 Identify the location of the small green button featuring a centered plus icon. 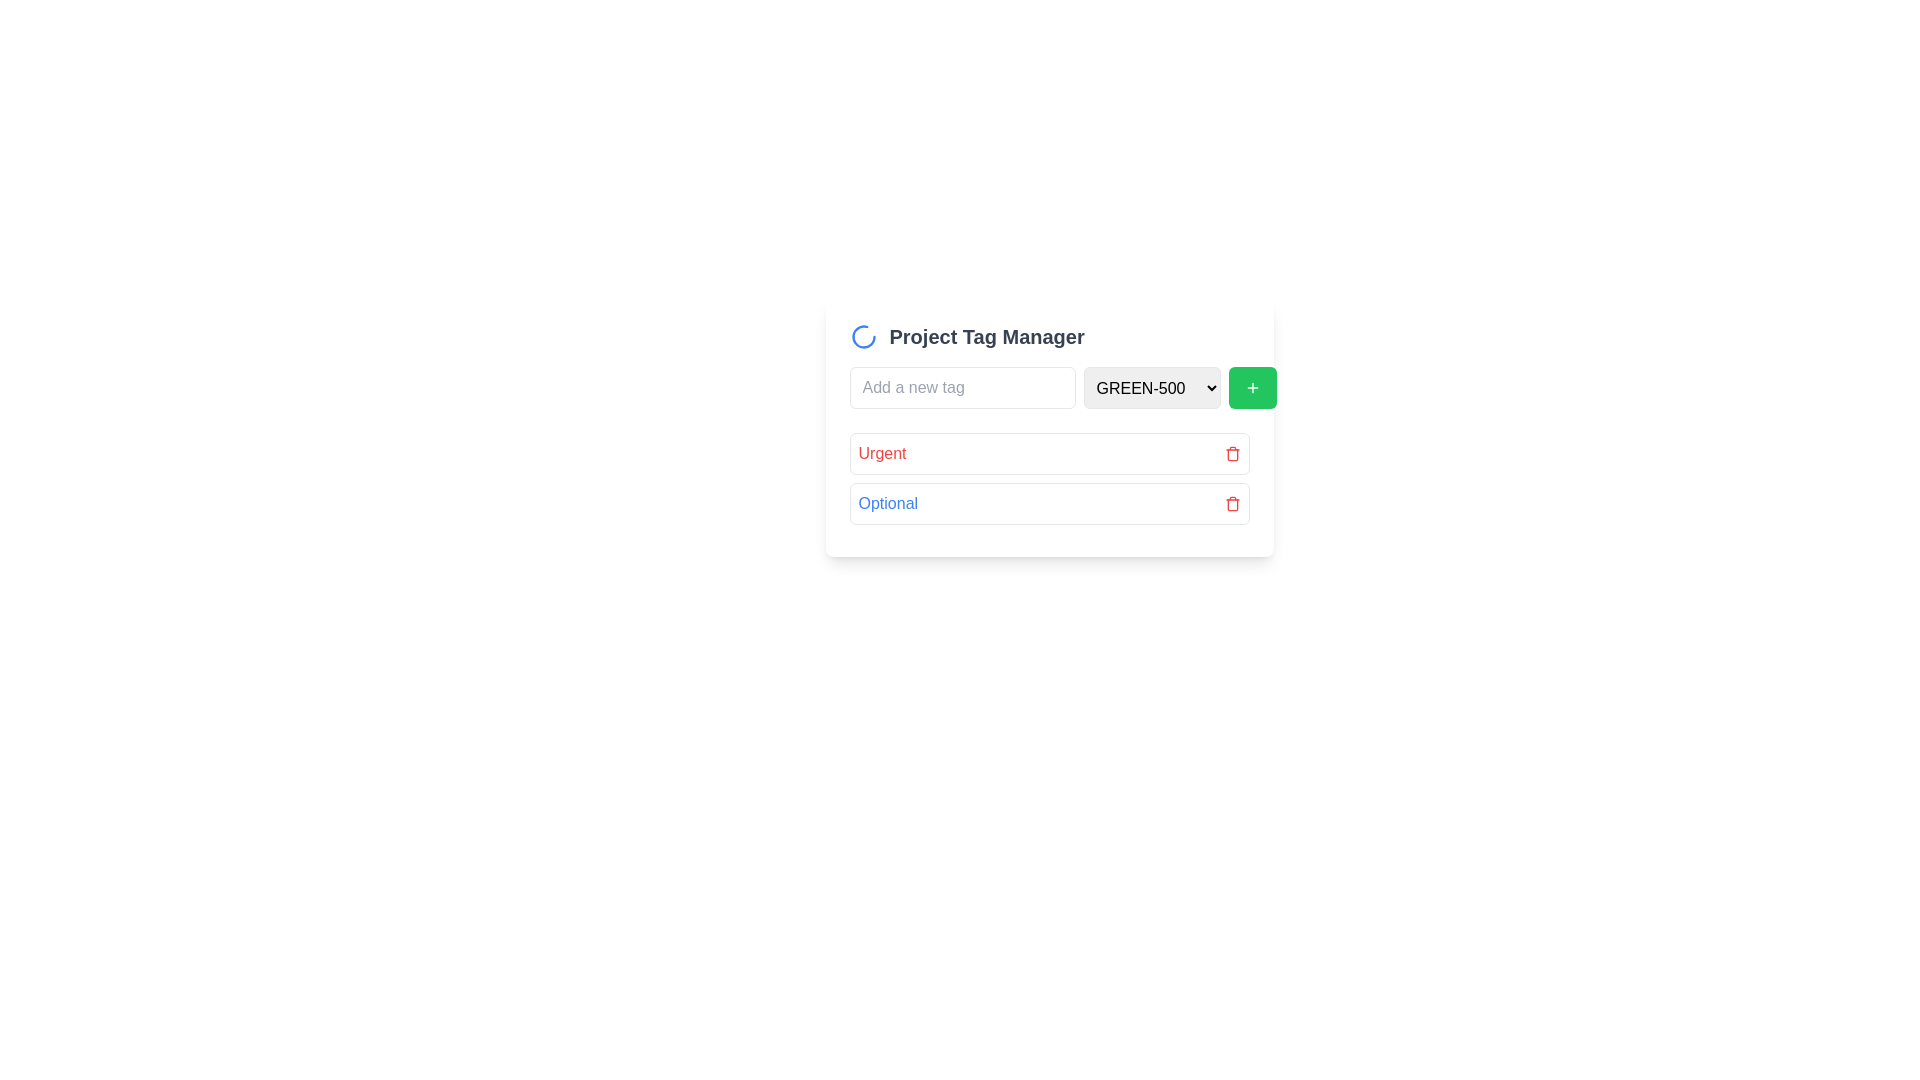
(1251, 388).